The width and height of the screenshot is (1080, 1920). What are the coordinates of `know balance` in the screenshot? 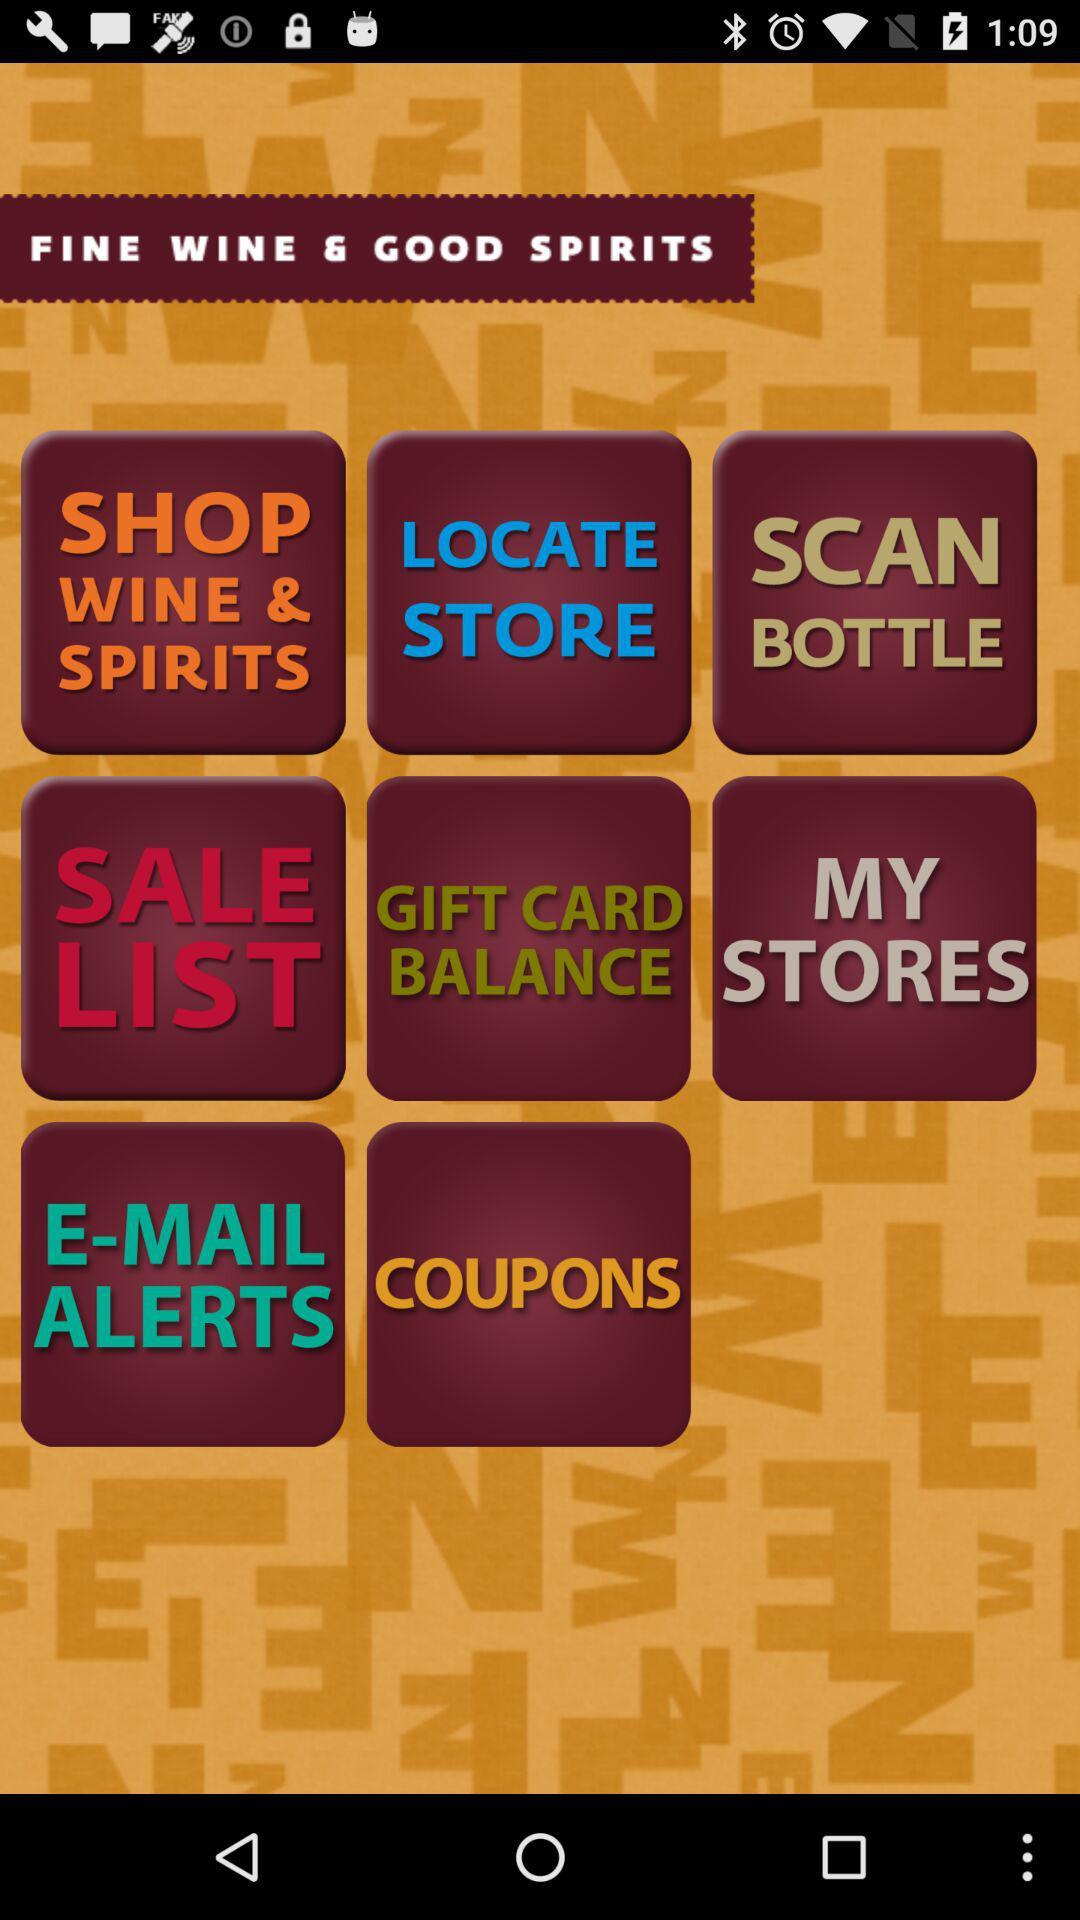 It's located at (528, 937).